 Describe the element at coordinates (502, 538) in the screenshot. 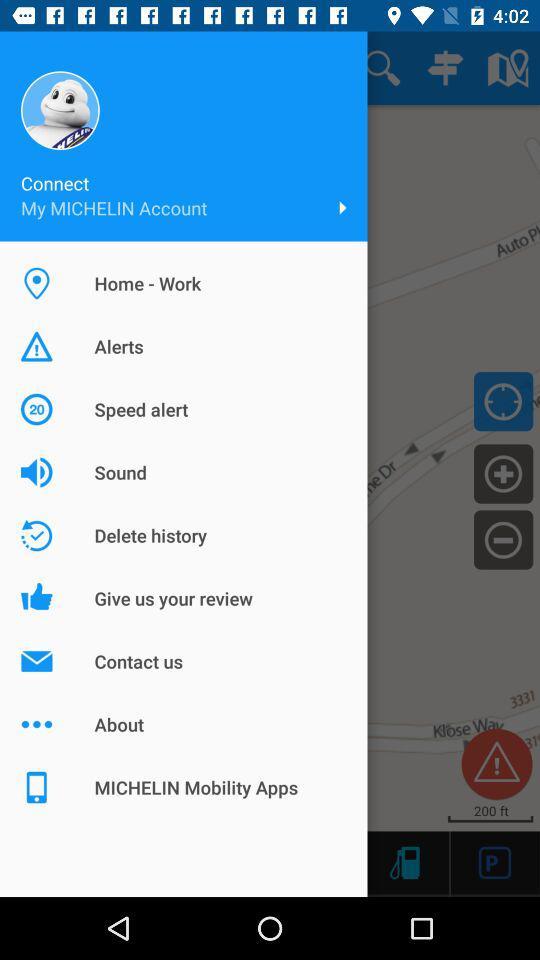

I see `zoom out` at that location.